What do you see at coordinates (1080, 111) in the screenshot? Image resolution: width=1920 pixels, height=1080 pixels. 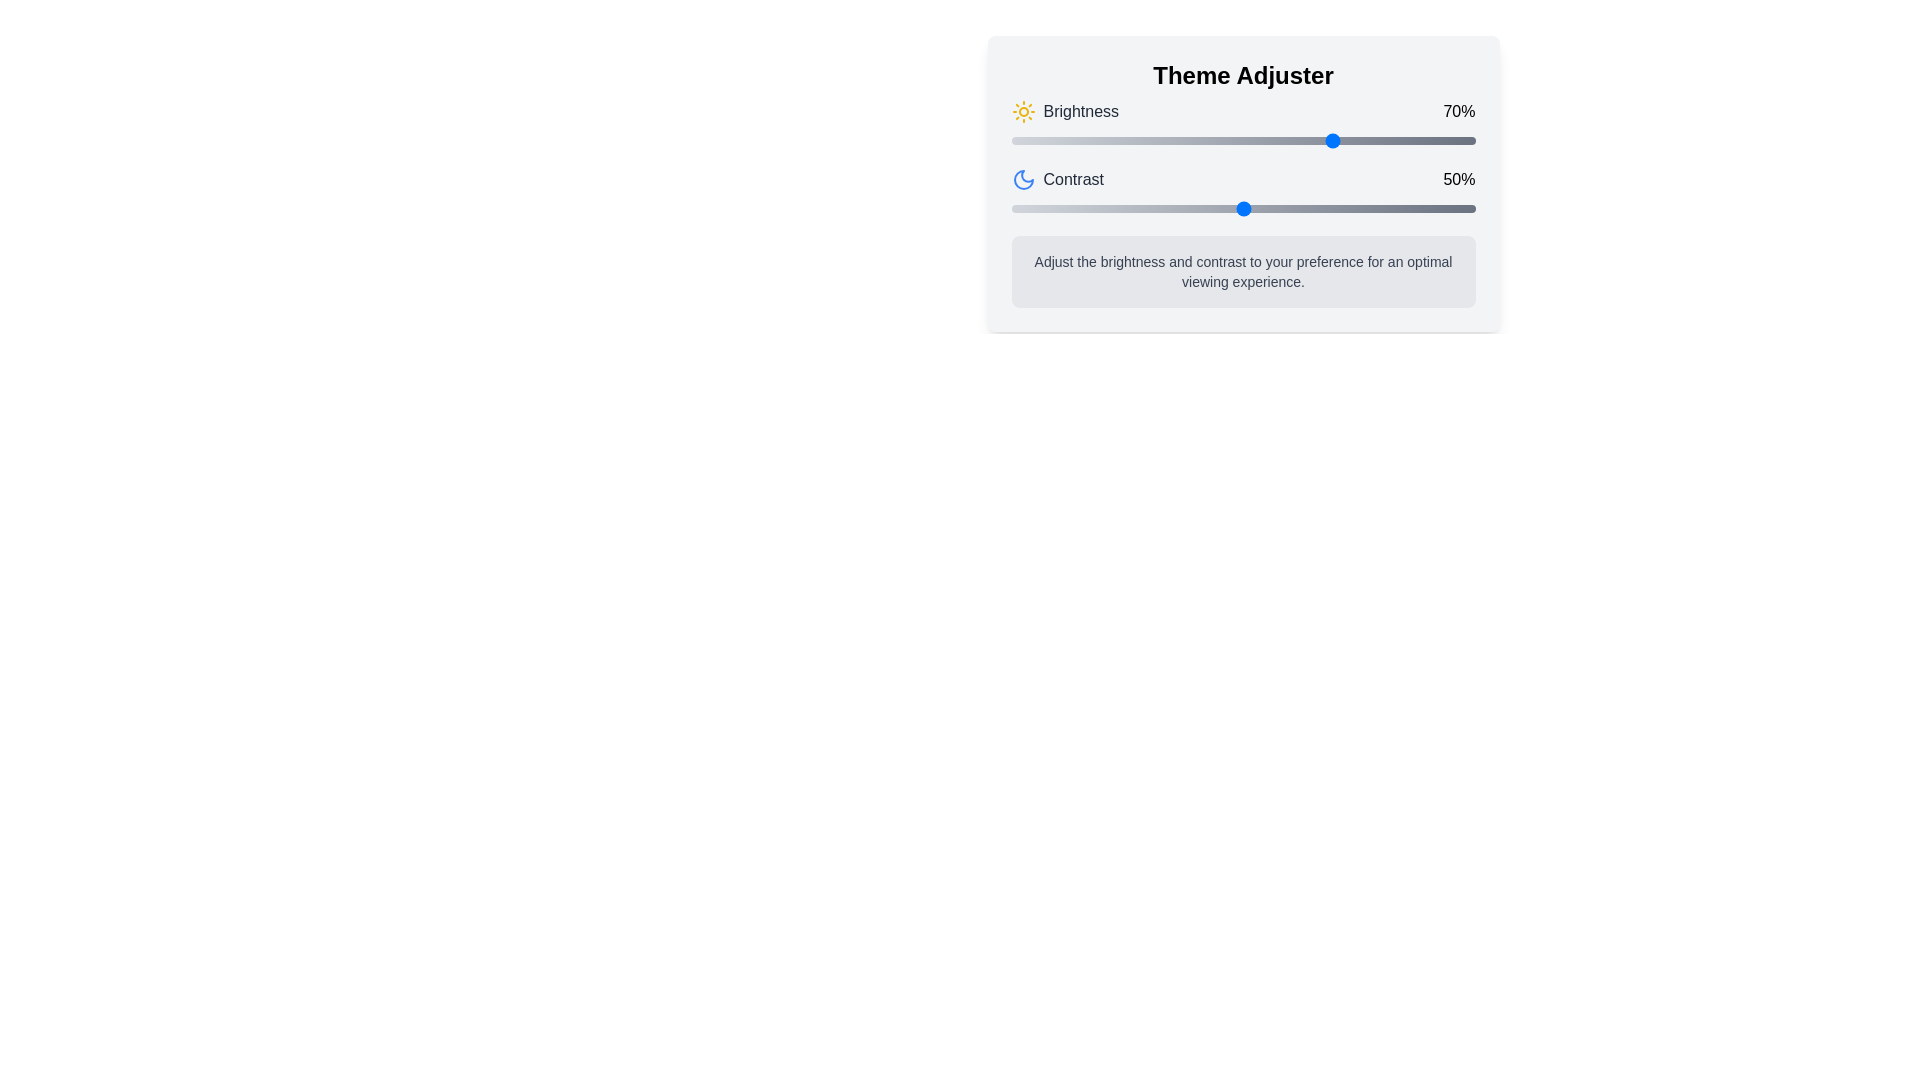 I see `brightness adjustment label located below the 'Theme Adjuster' heading, to the left of the sun-shaped icon` at bounding box center [1080, 111].